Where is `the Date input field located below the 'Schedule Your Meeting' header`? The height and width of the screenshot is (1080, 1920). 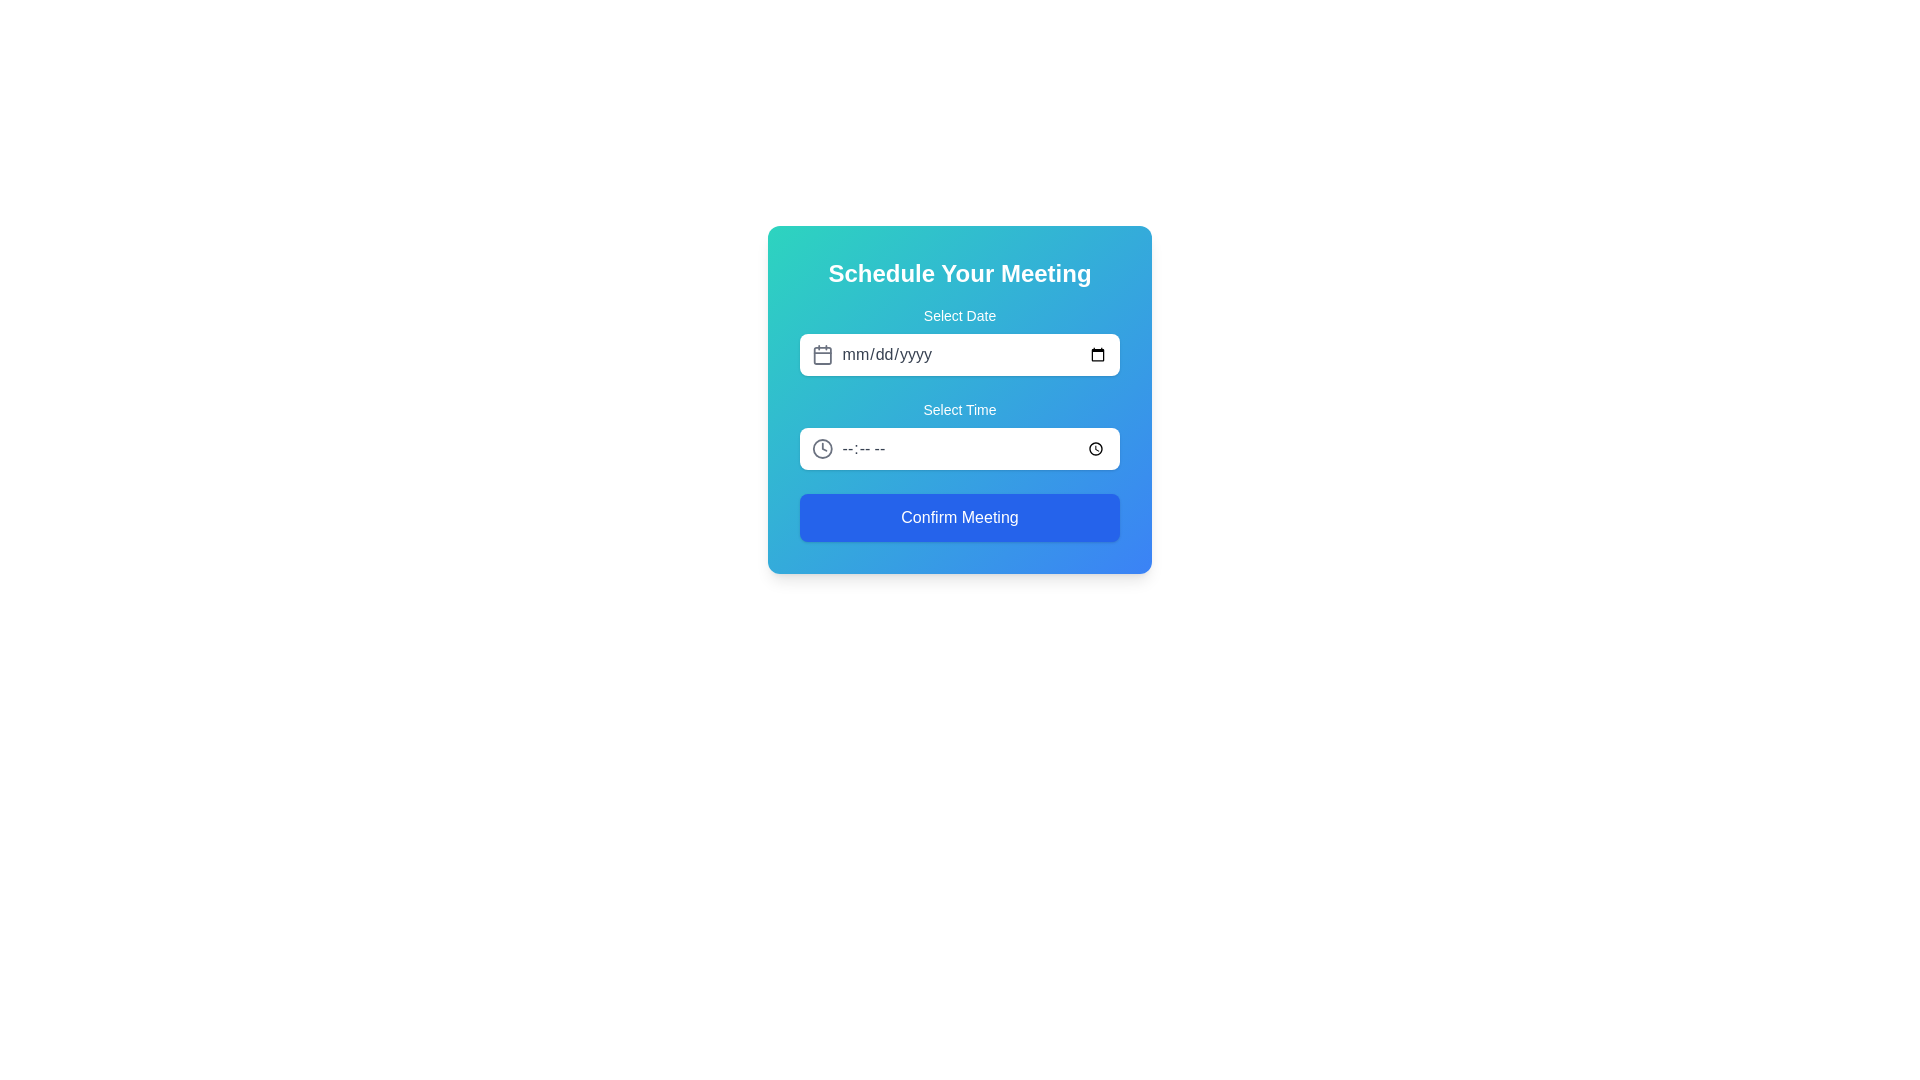 the Date input field located below the 'Schedule Your Meeting' header is located at coordinates (960, 339).